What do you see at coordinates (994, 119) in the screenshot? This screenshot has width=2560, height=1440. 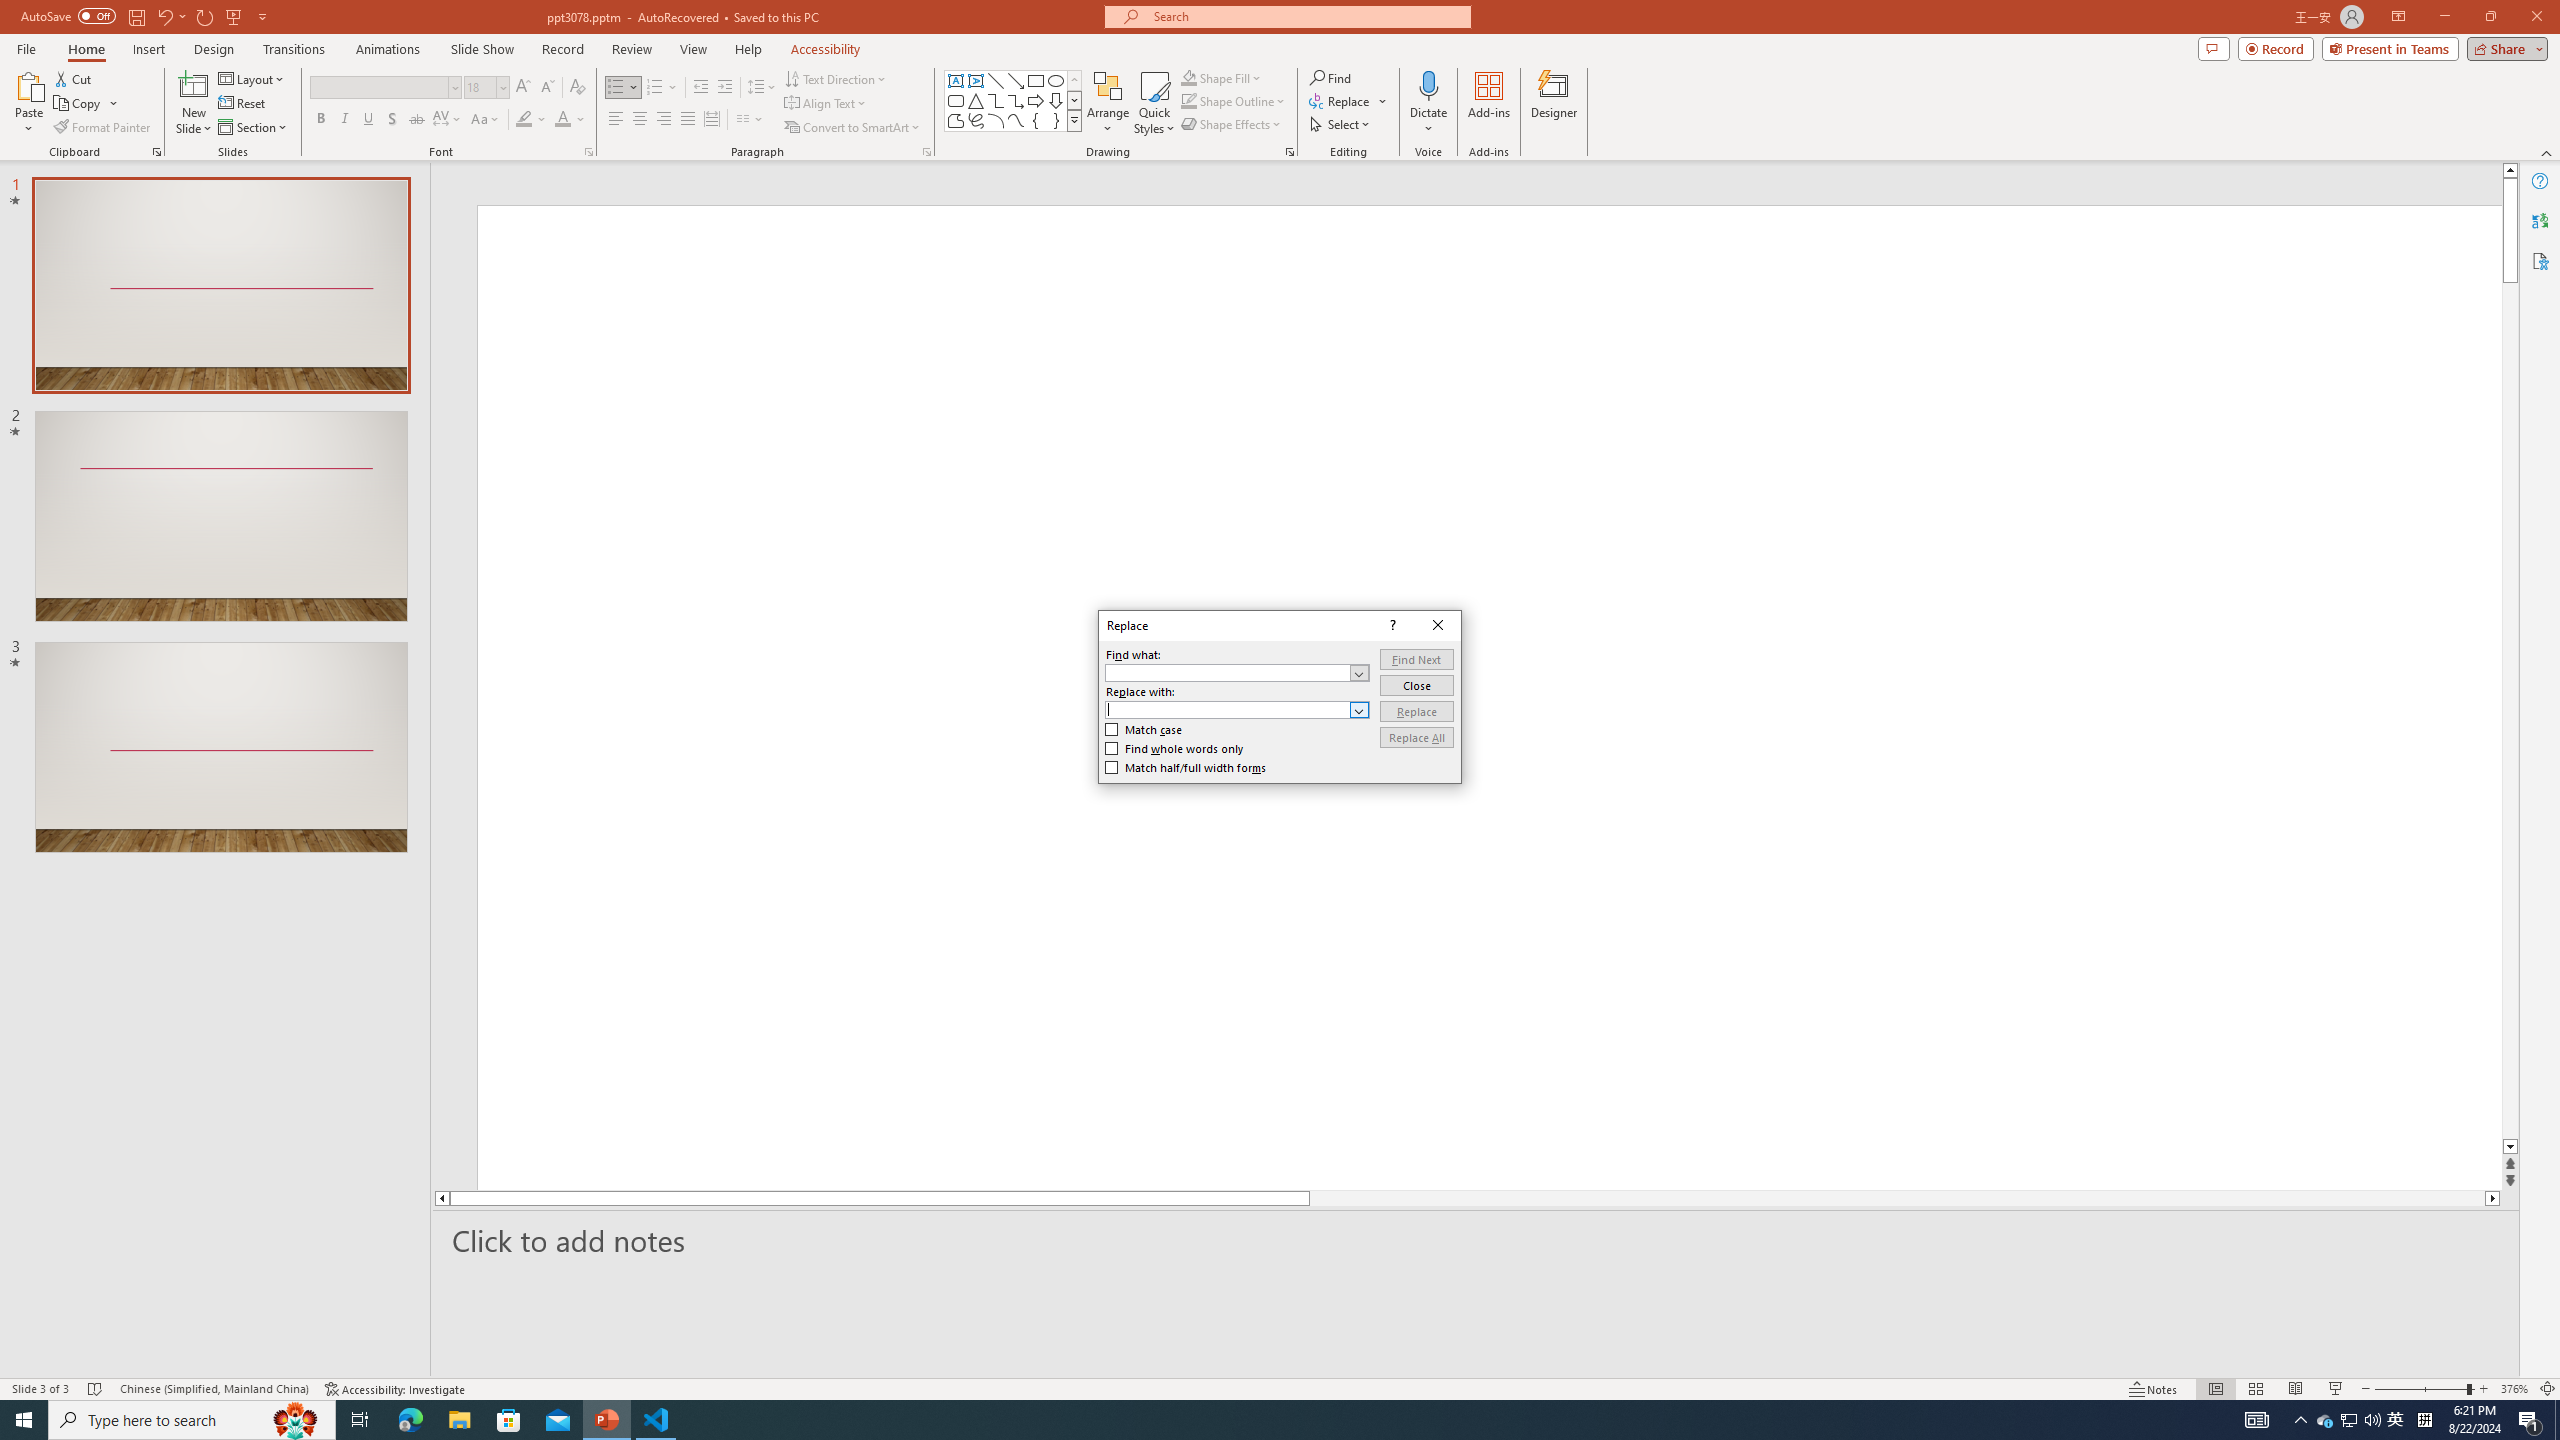 I see `'Arc'` at bounding box center [994, 119].